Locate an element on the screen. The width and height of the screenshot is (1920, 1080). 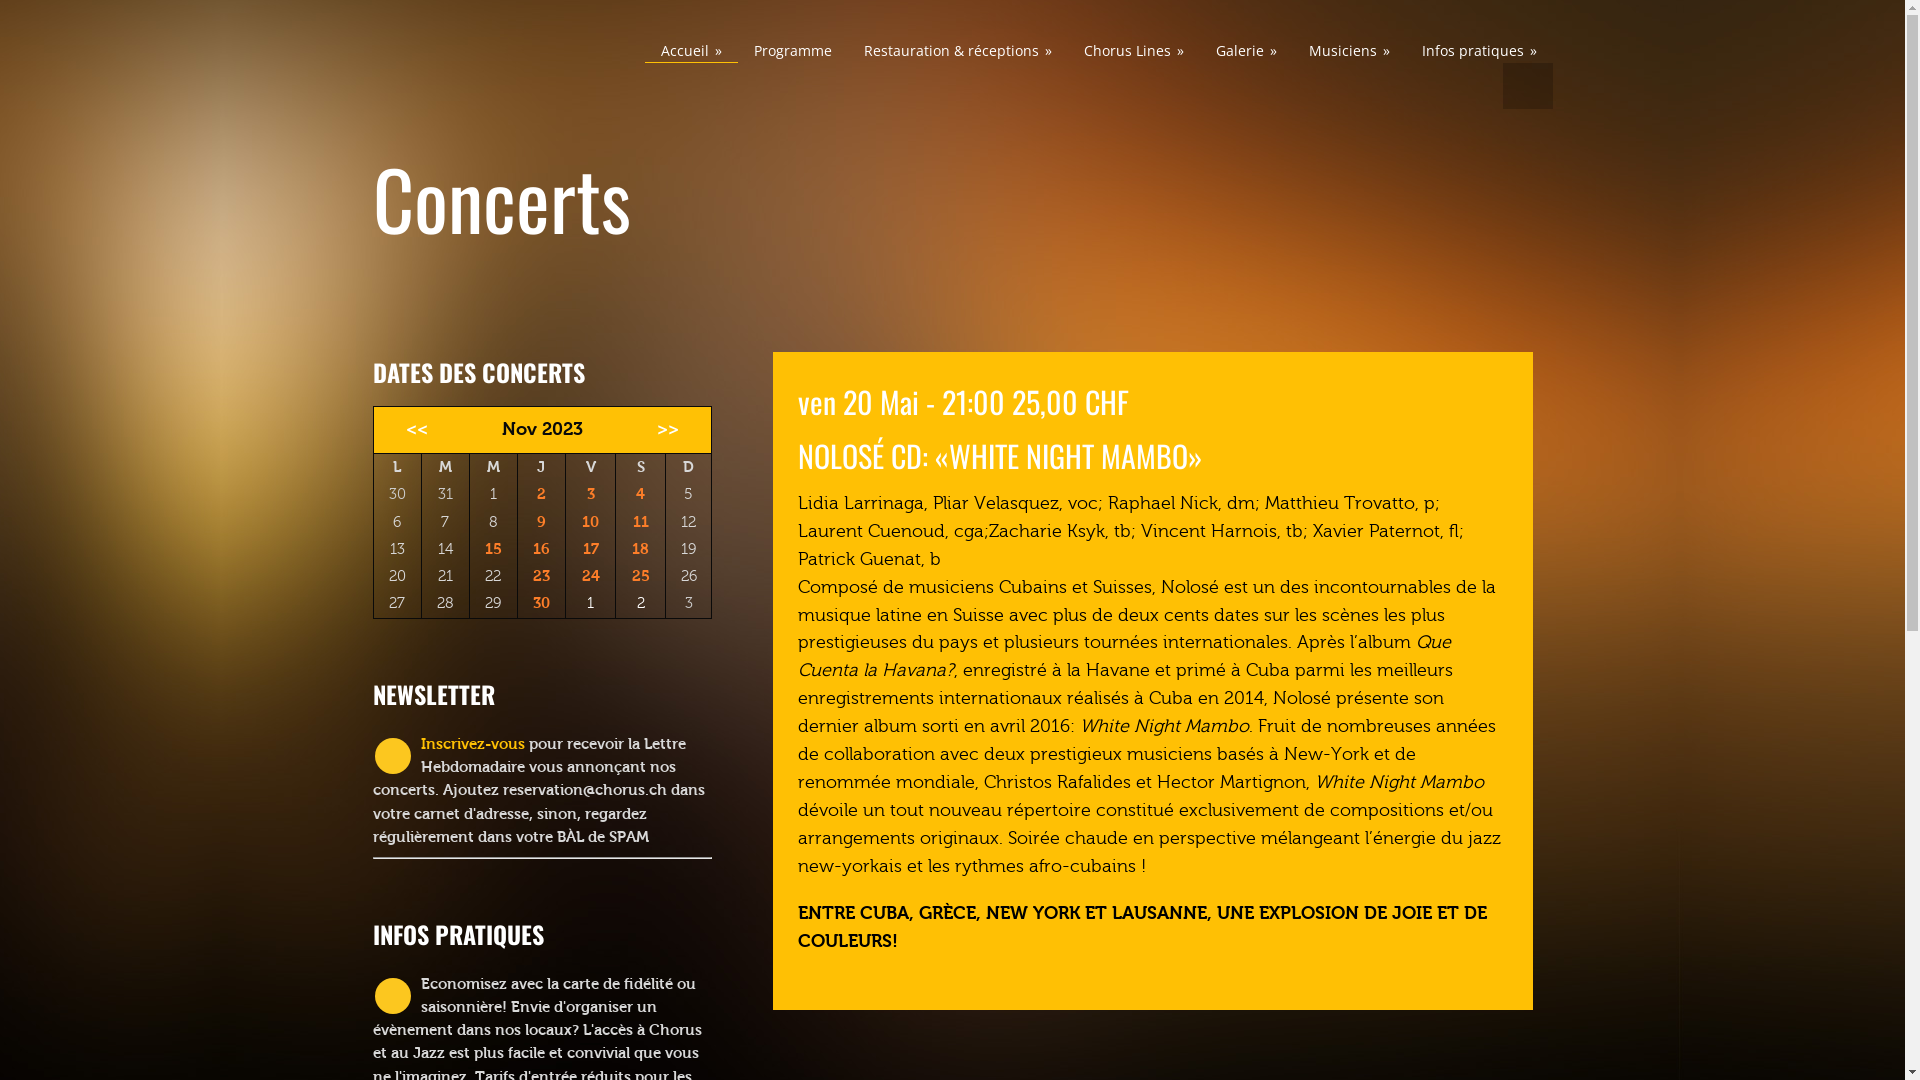
'4' is located at coordinates (640, 493).